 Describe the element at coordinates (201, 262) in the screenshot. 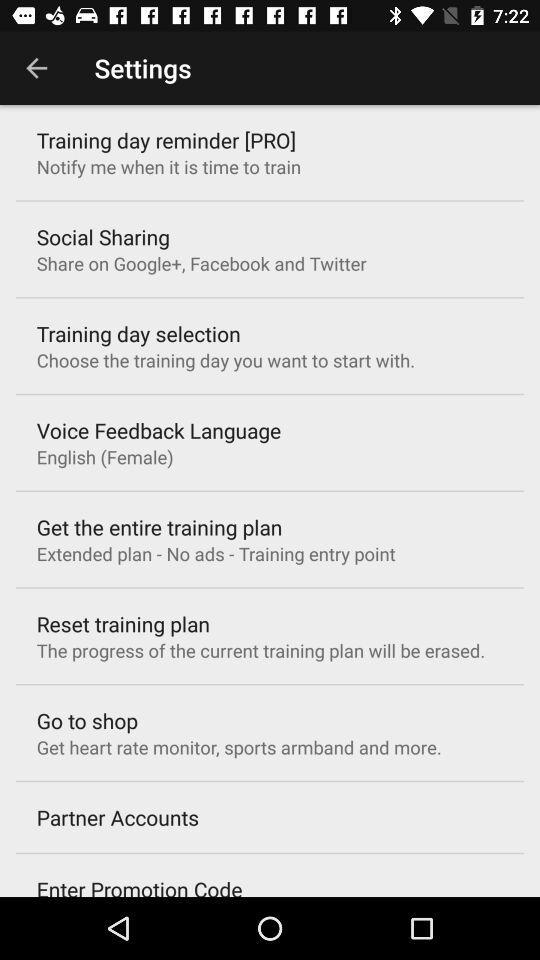

I see `icon above training day selection icon` at that location.